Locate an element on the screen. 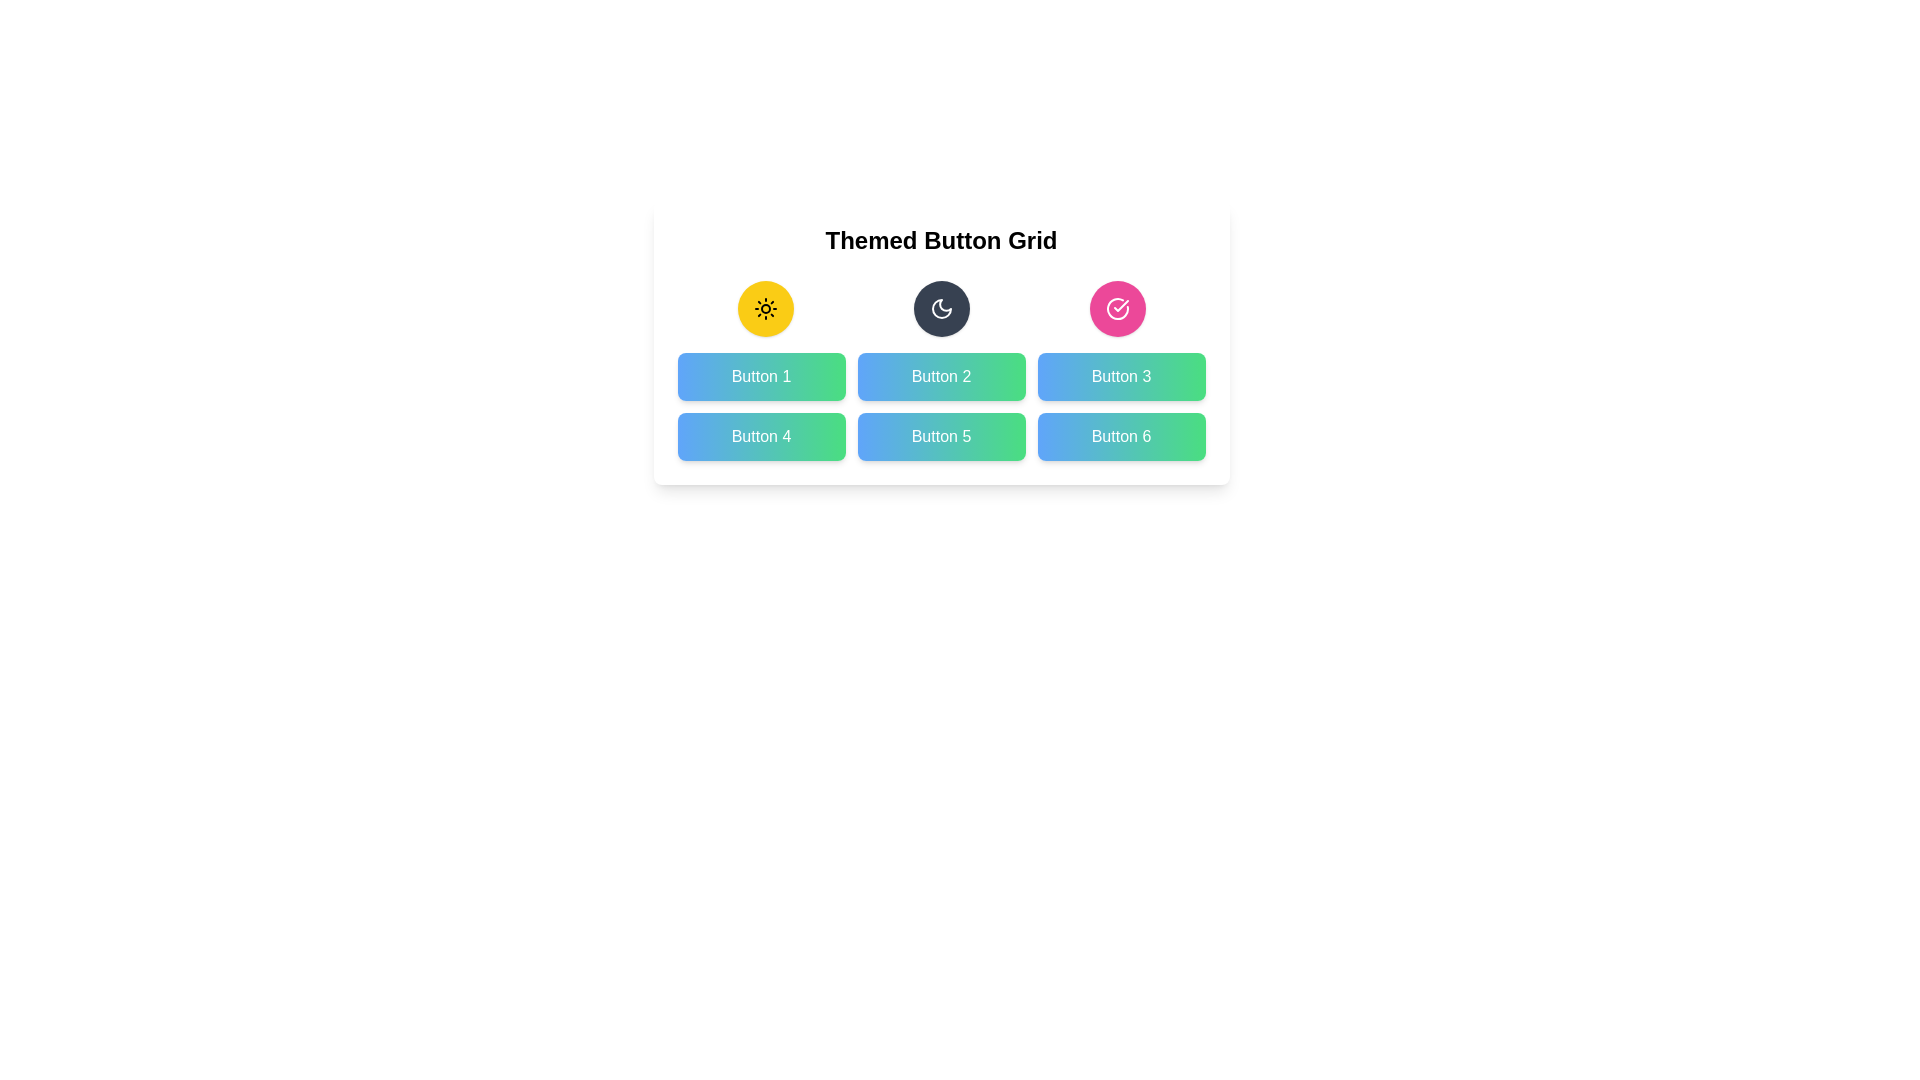 Image resolution: width=1920 pixels, height=1080 pixels. the confirmation button, which is the third circular button with a checkmark icon, located to the right of the dark gray crescent moon button is located at coordinates (1116, 308).